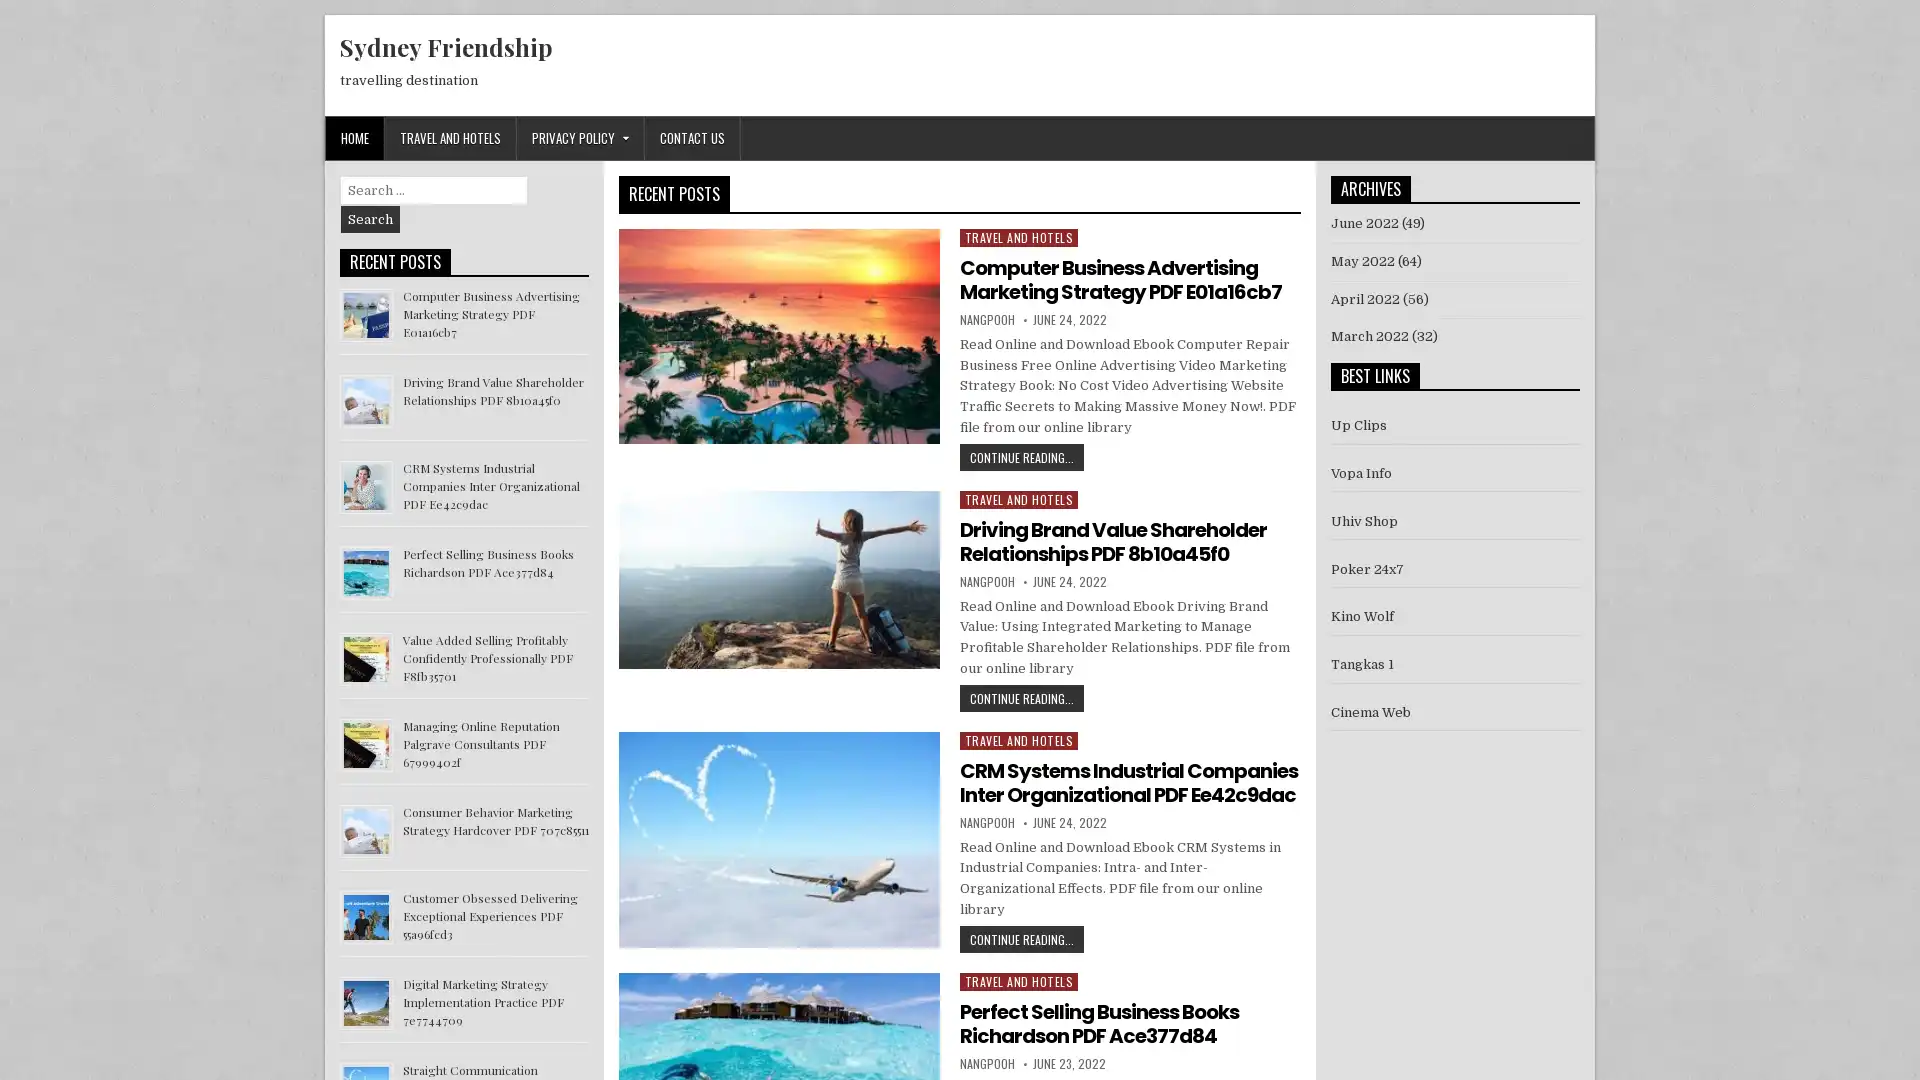 This screenshot has height=1080, width=1920. Describe the element at coordinates (370, 219) in the screenshot. I see `Search` at that location.